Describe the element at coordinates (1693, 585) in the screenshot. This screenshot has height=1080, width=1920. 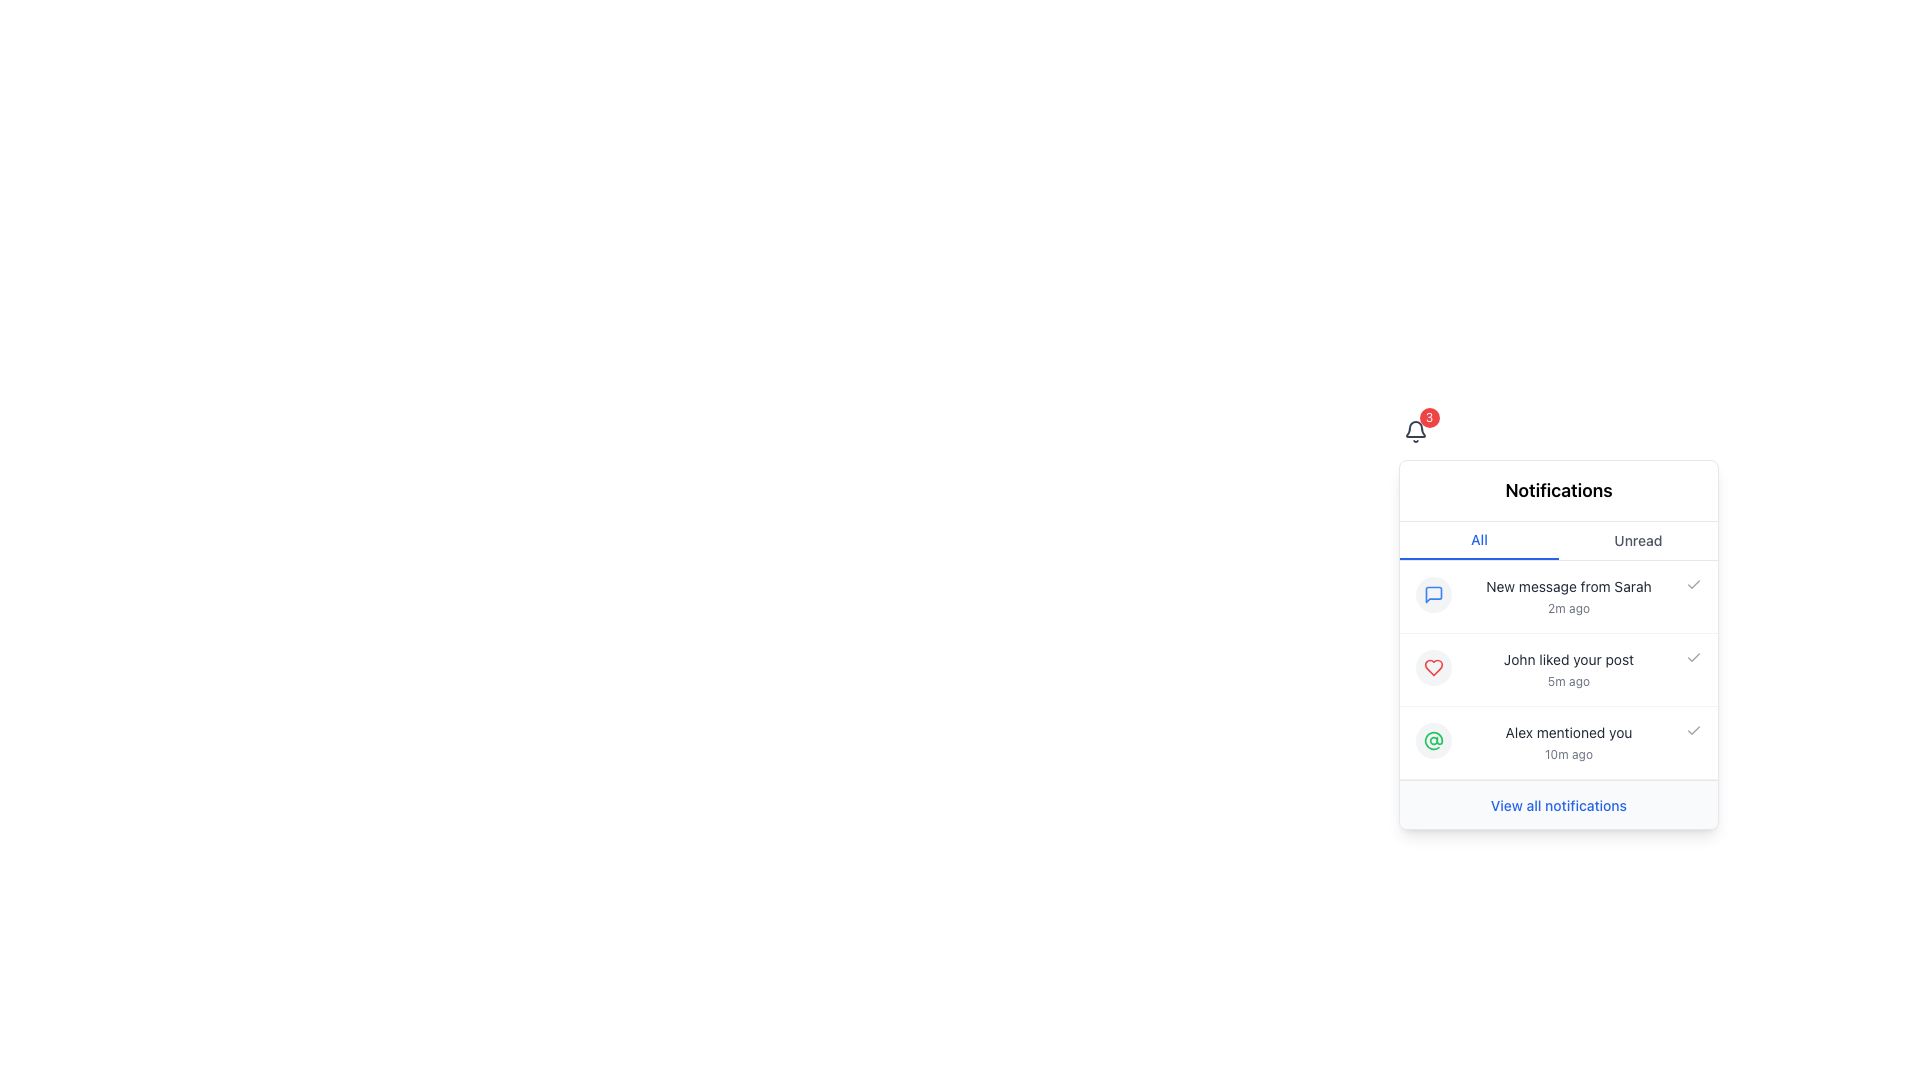
I see `the 'Mark as read' button, which features a gray checkmark icon and is located to the right of the 'New message from Sarah' notification entry` at that location.